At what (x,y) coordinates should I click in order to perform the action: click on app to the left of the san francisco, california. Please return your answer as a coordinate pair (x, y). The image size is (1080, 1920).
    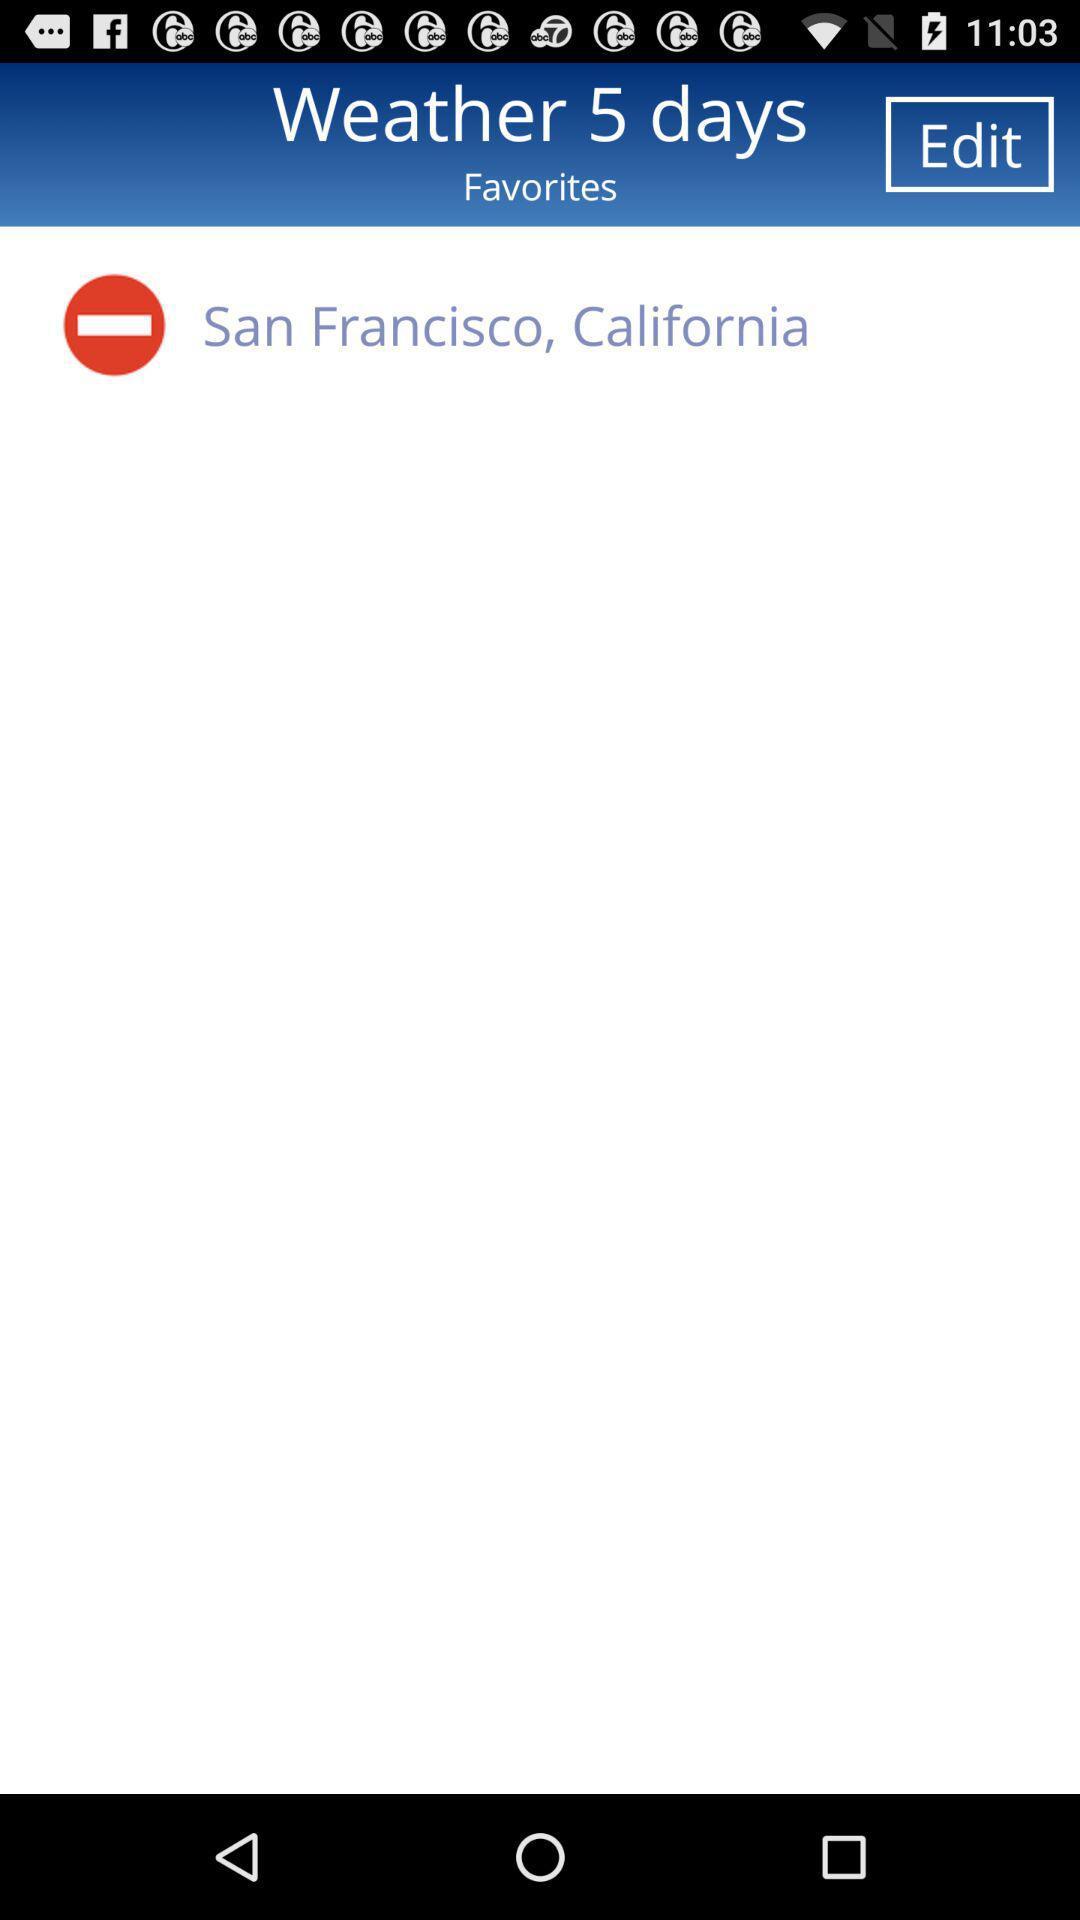
    Looking at the image, I should click on (114, 324).